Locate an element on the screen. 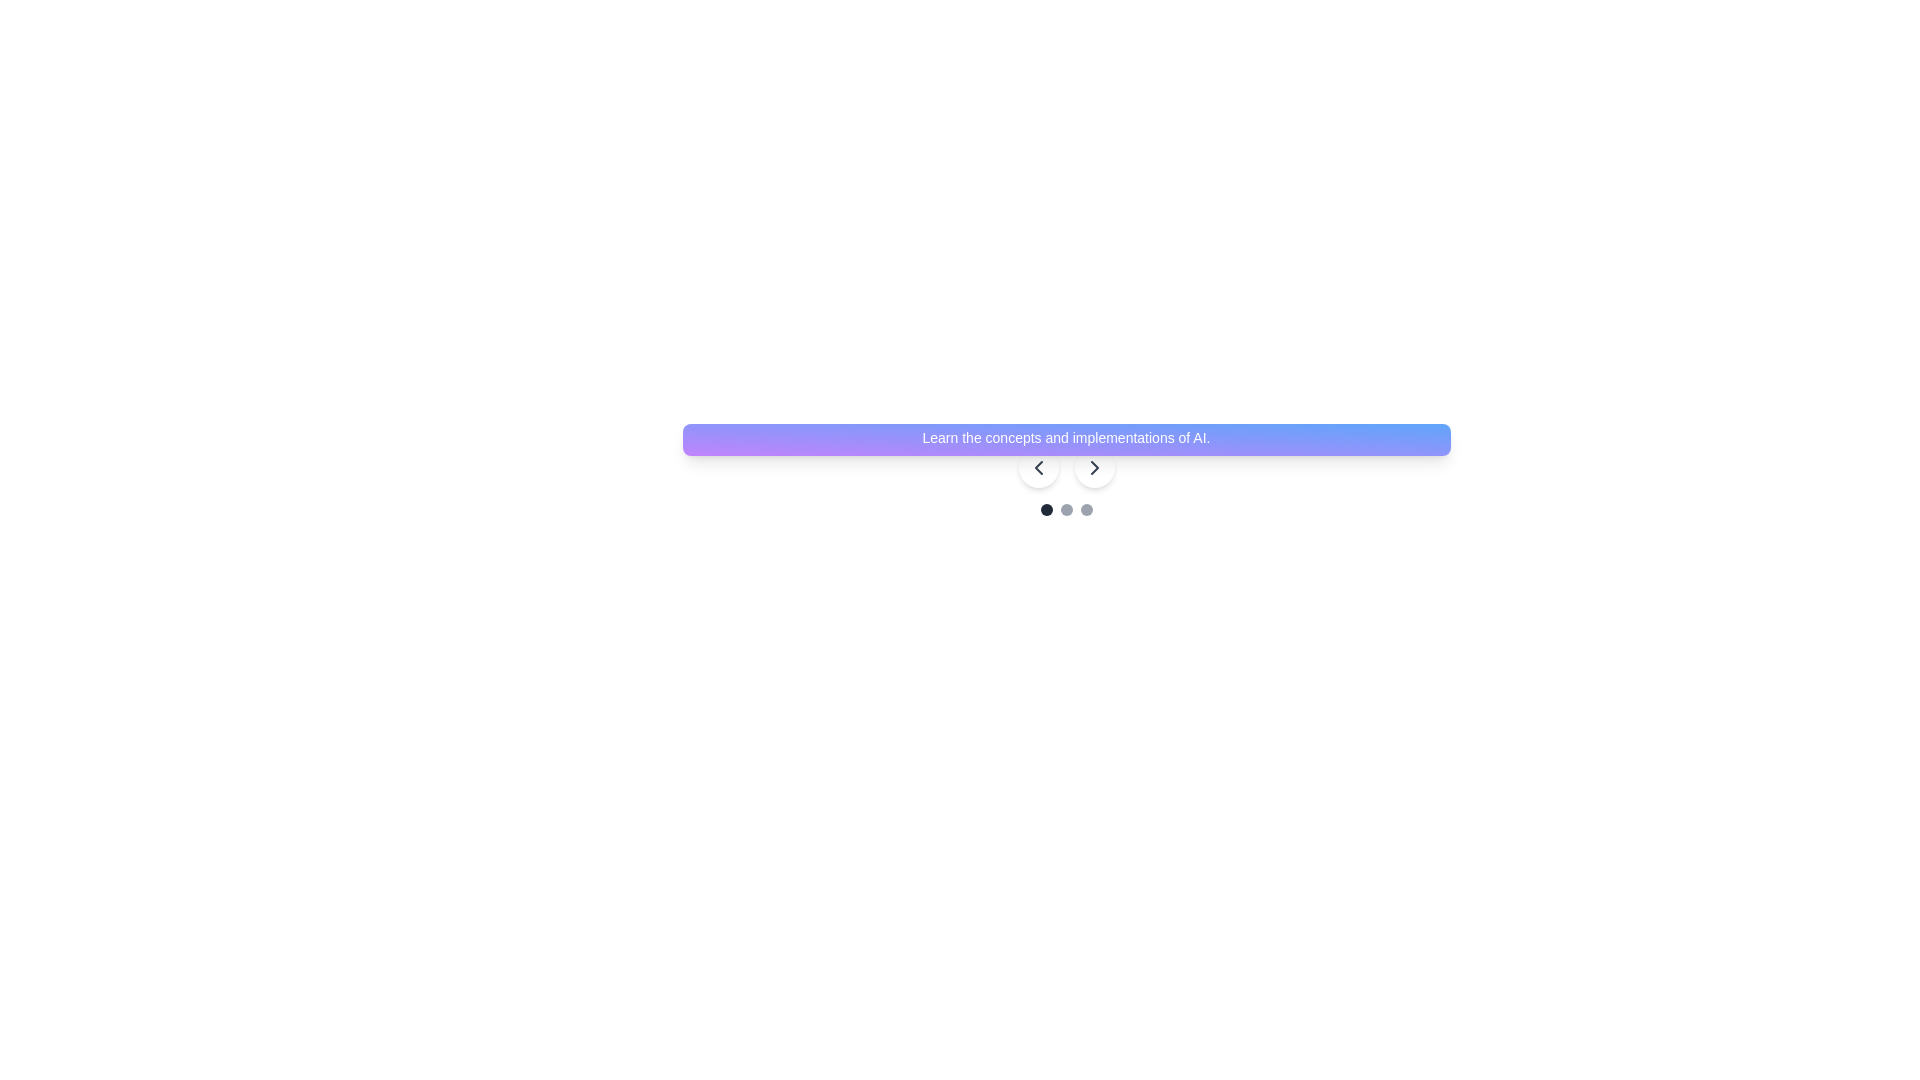  the right-facing chevron icon located at the center of the circular element to the right of the carousel navigation component is located at coordinates (1093, 467).